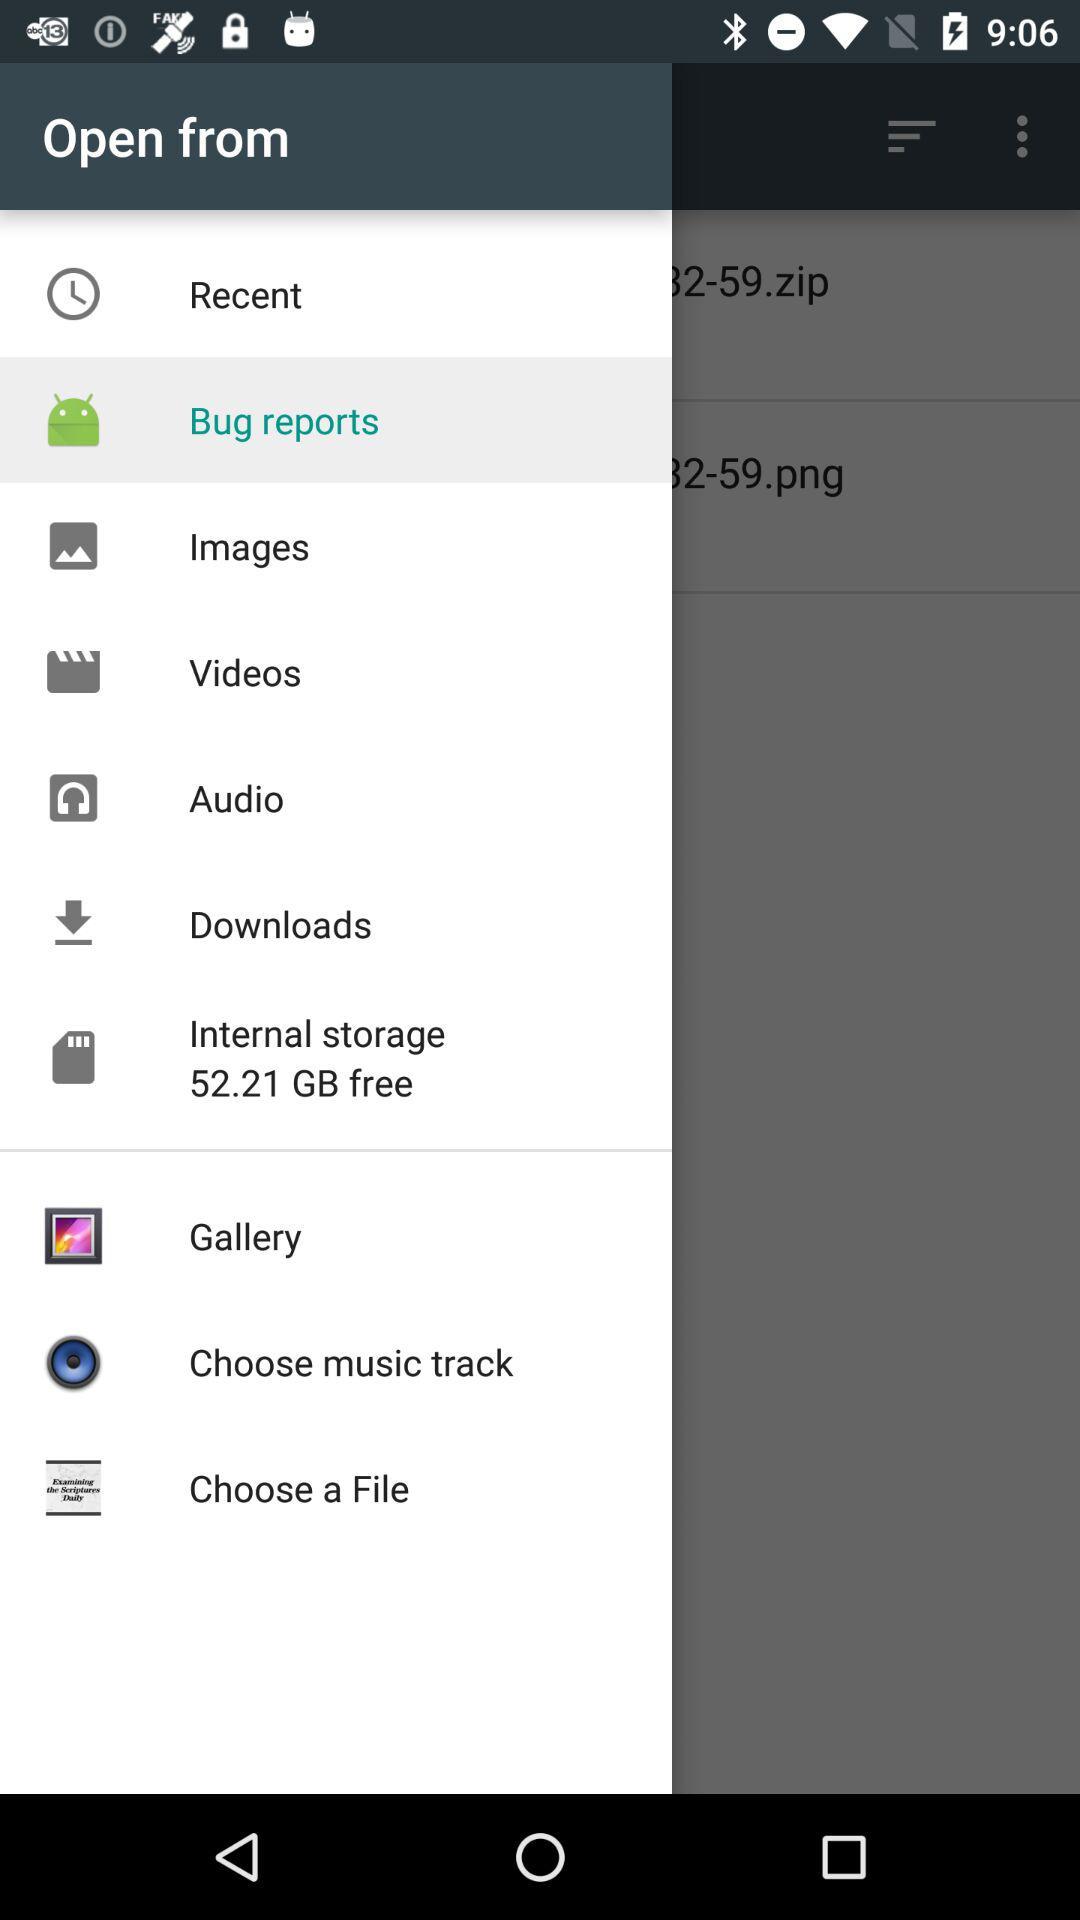  Describe the element at coordinates (72, 293) in the screenshot. I see `the icon which is left to the recent` at that location.